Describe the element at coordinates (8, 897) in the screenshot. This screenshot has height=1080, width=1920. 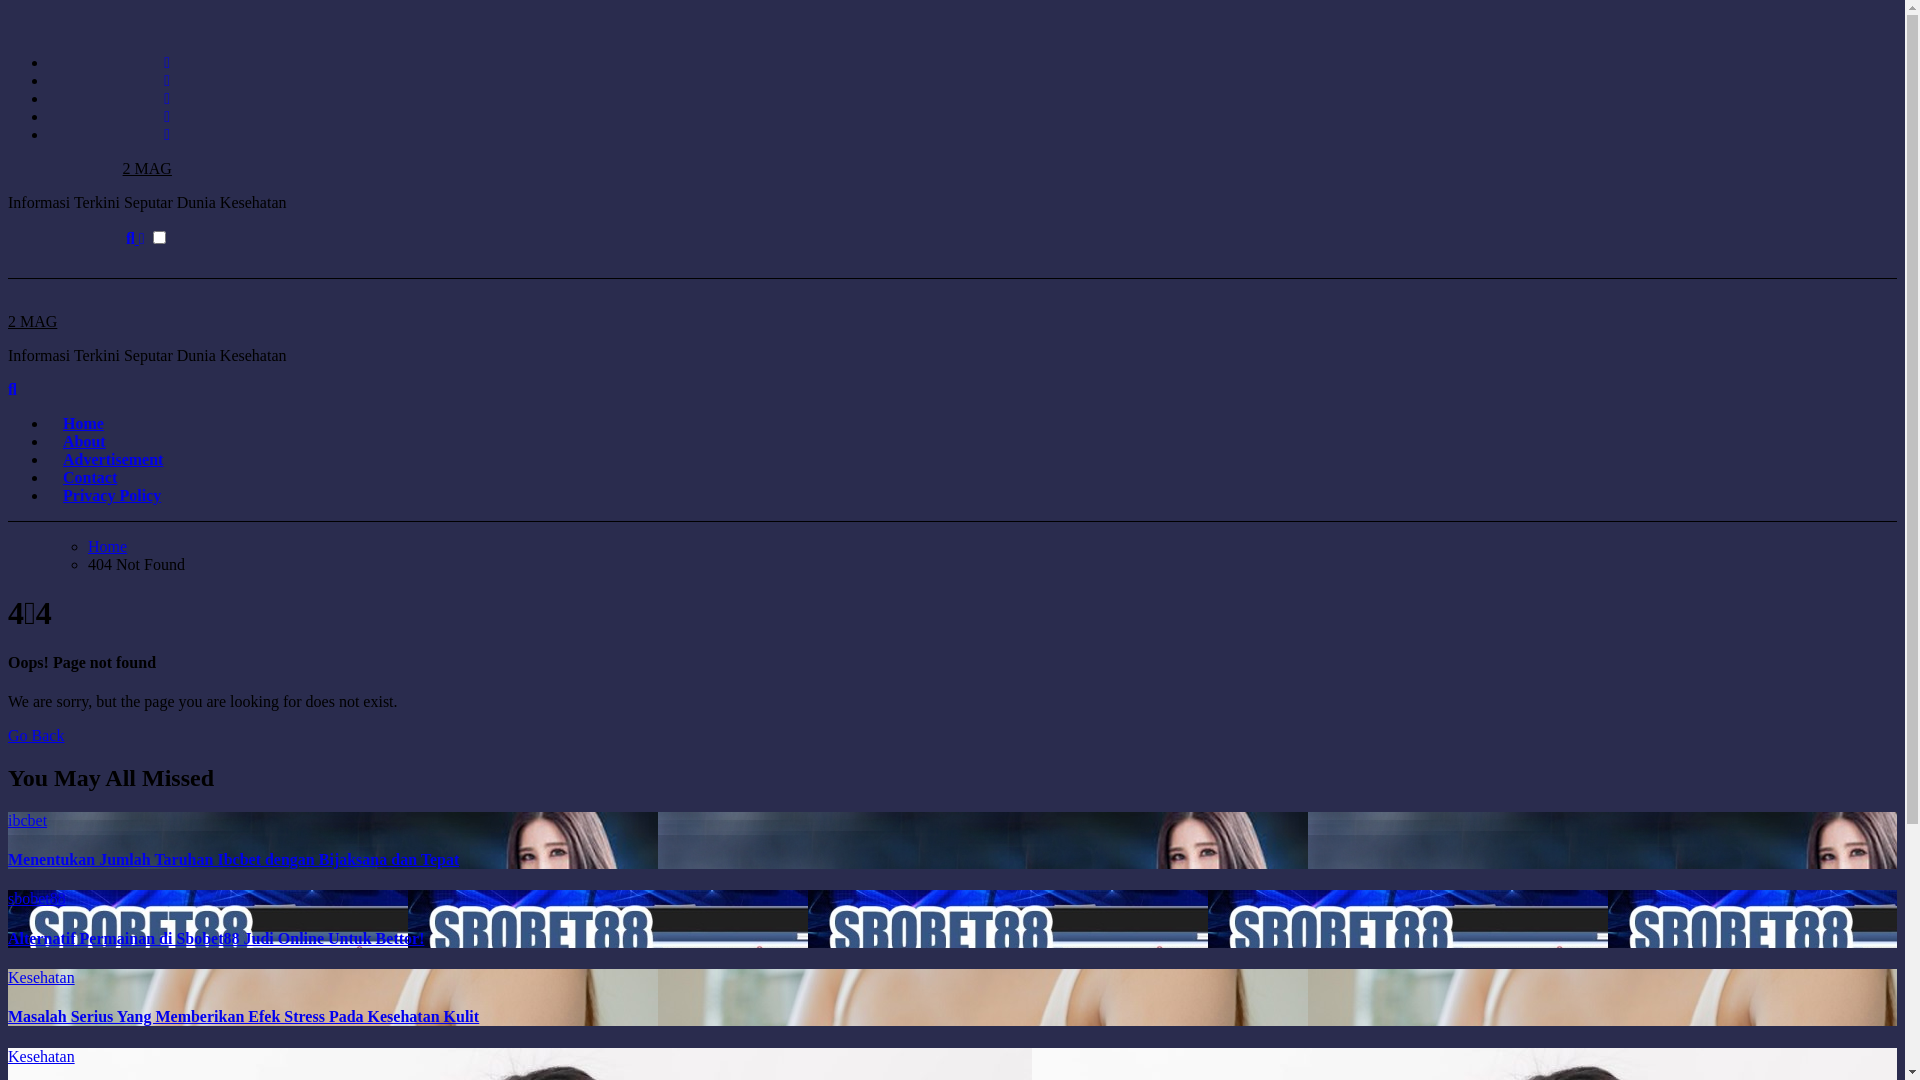
I see `'sbobet88'` at that location.